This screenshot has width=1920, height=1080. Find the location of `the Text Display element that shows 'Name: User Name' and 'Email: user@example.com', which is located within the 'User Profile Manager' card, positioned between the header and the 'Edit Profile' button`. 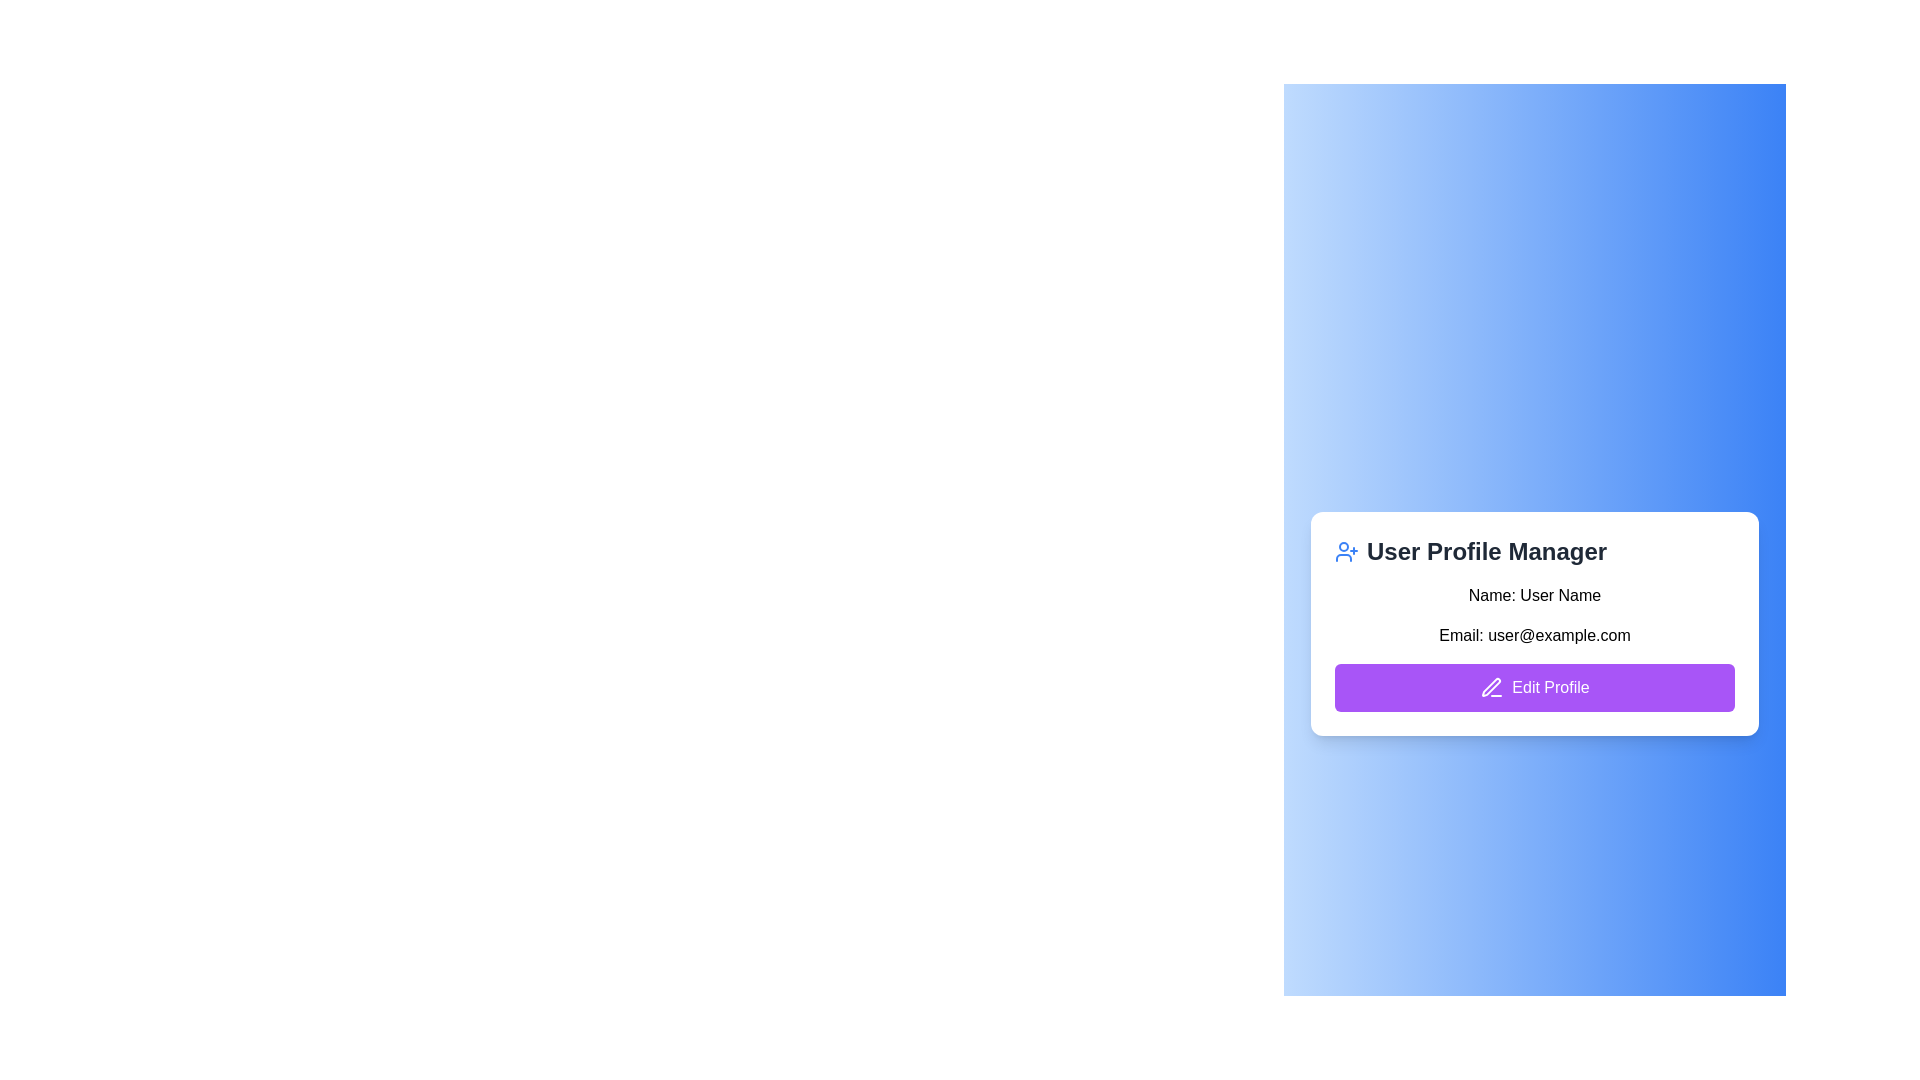

the Text Display element that shows 'Name: User Name' and 'Email: user@example.com', which is located within the 'User Profile Manager' card, positioned between the header and the 'Edit Profile' button is located at coordinates (1534, 648).